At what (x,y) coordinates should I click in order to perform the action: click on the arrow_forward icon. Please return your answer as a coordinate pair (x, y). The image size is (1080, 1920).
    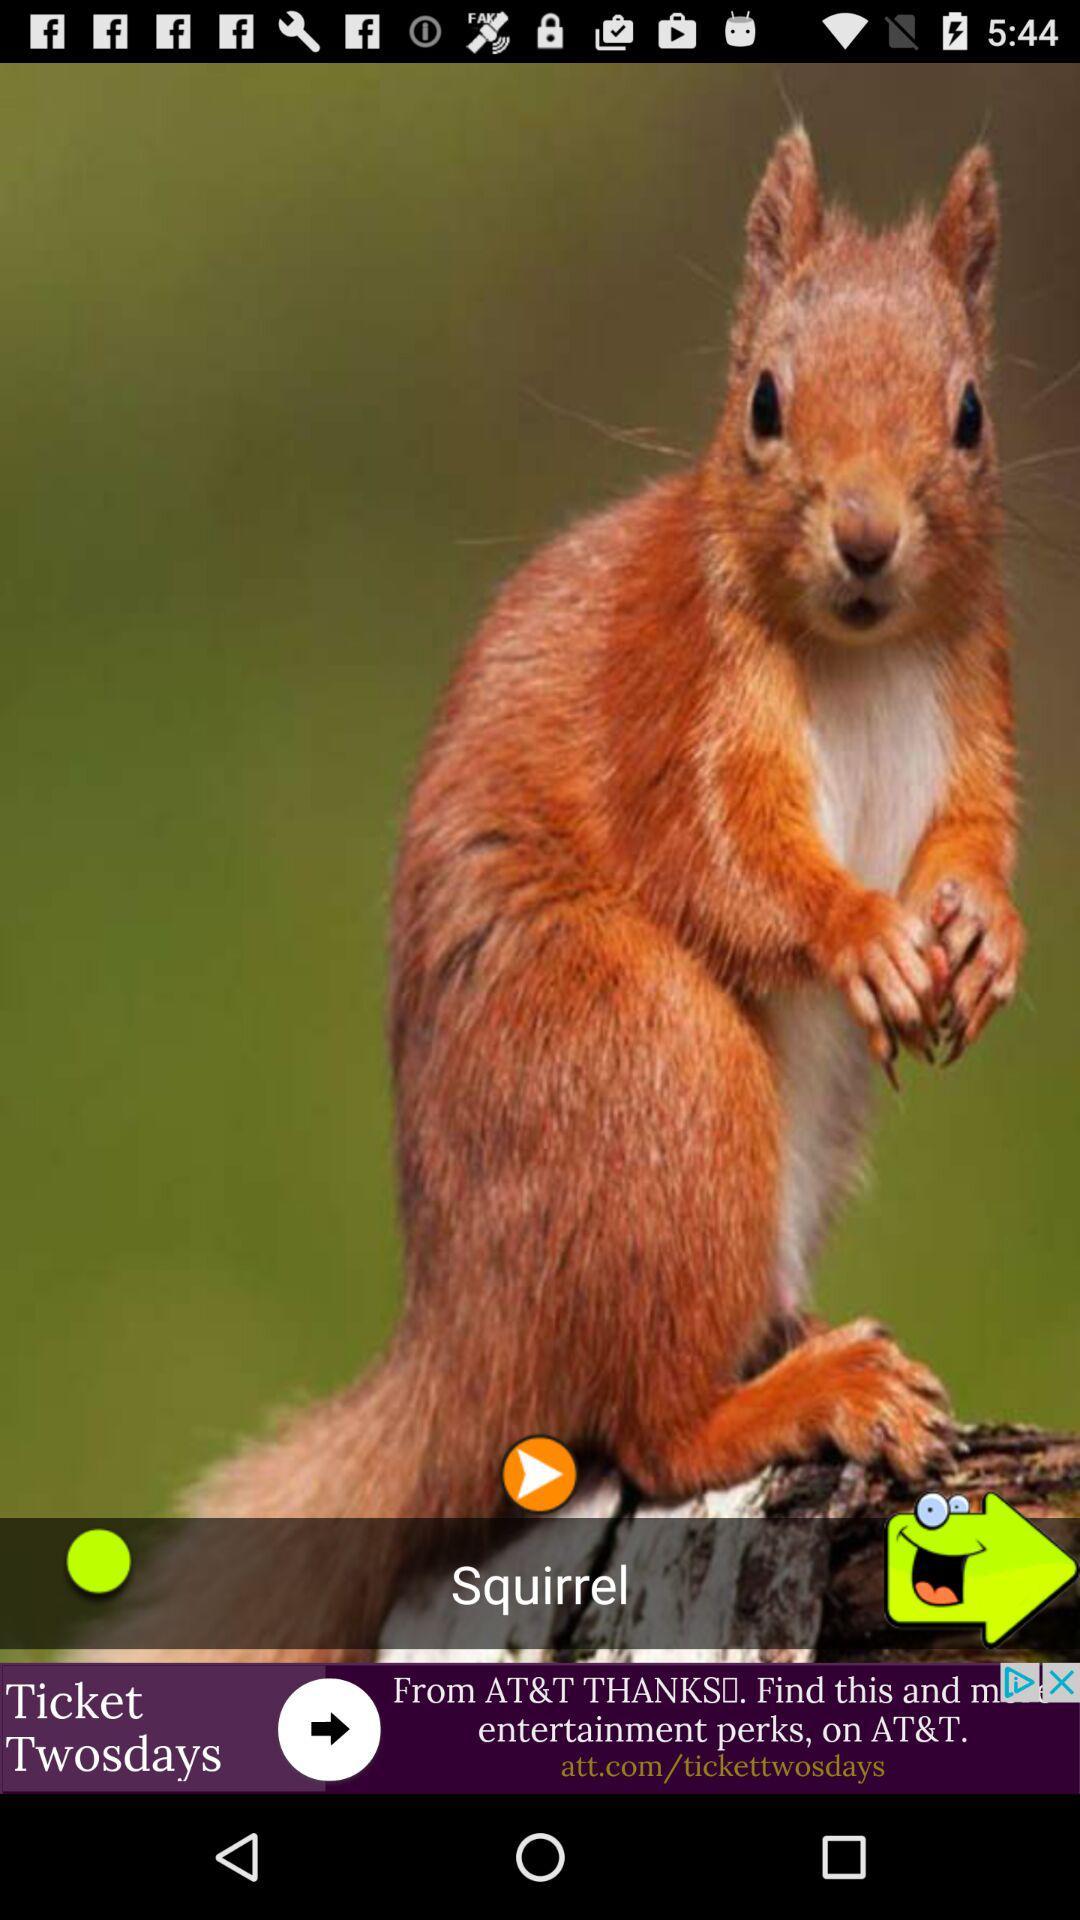
    Looking at the image, I should click on (981, 1671).